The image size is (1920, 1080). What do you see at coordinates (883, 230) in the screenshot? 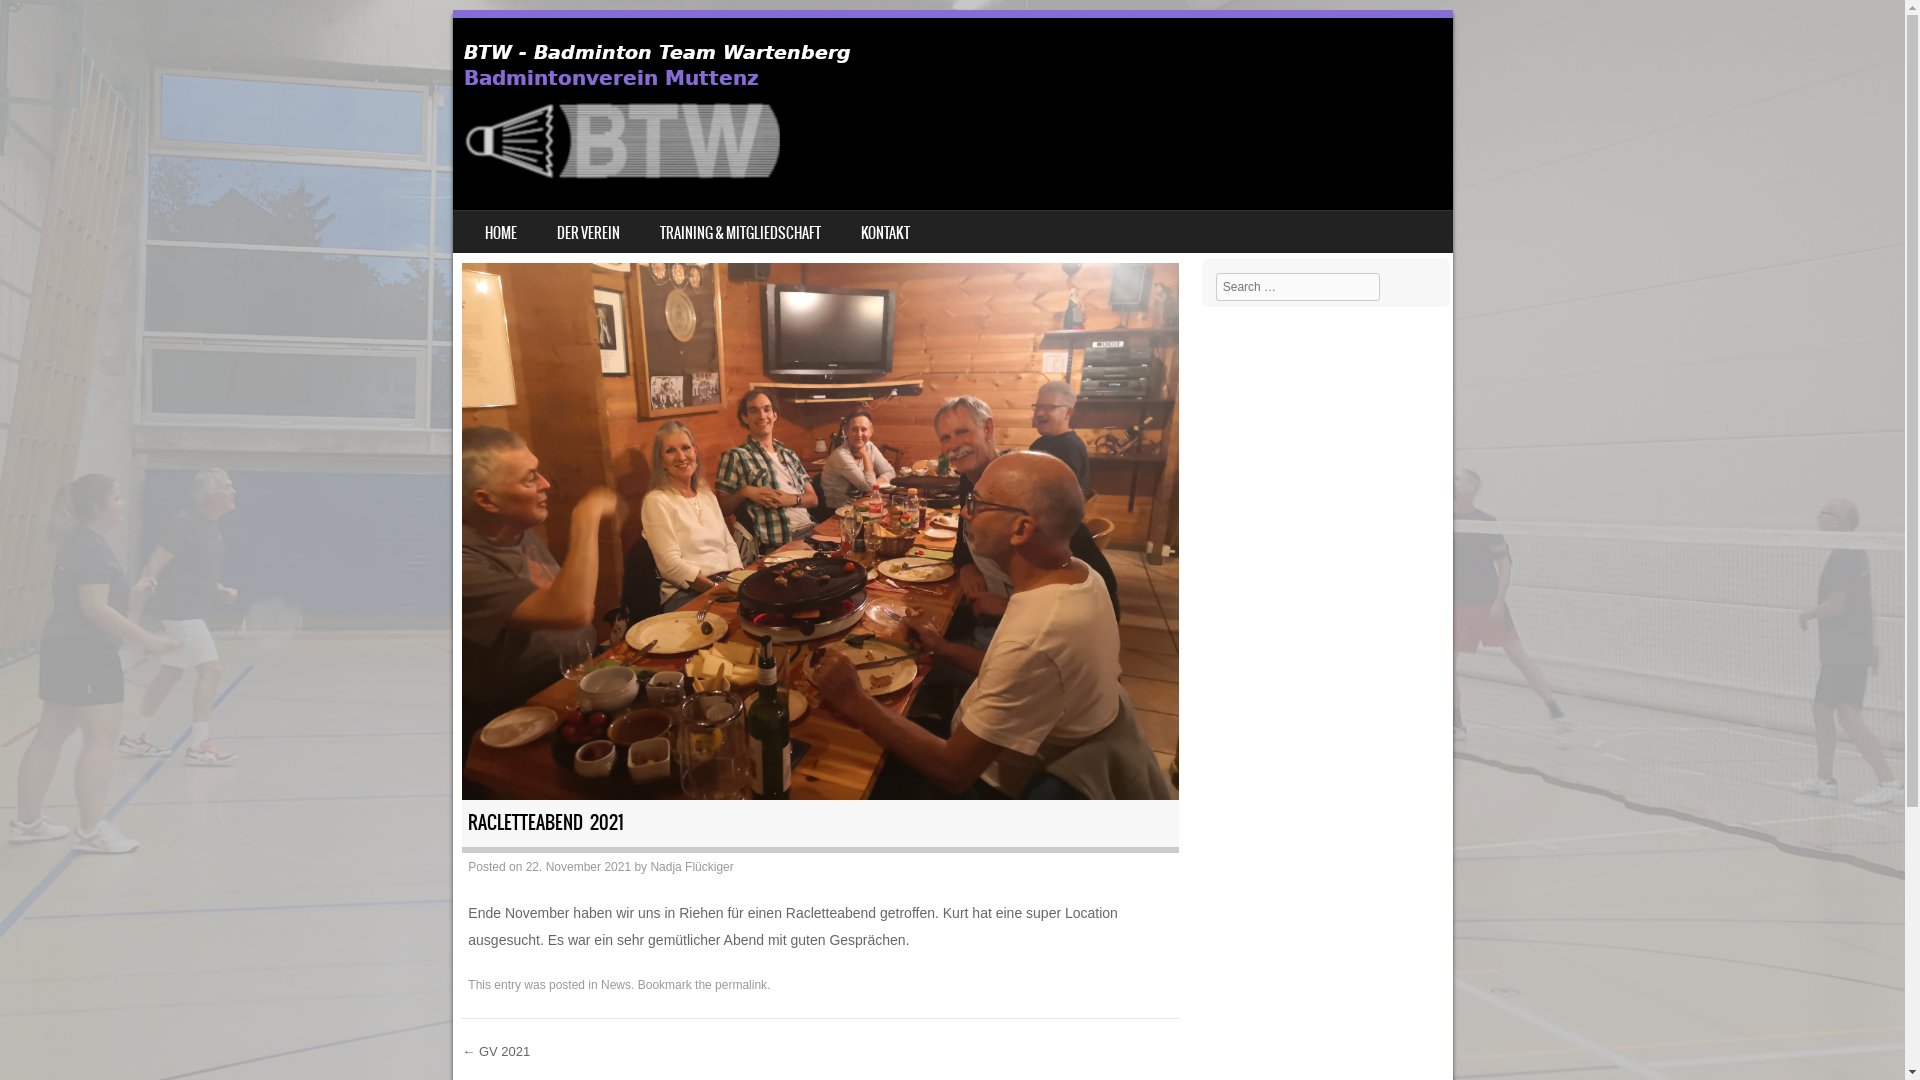
I see `'KONTAKT'` at bounding box center [883, 230].